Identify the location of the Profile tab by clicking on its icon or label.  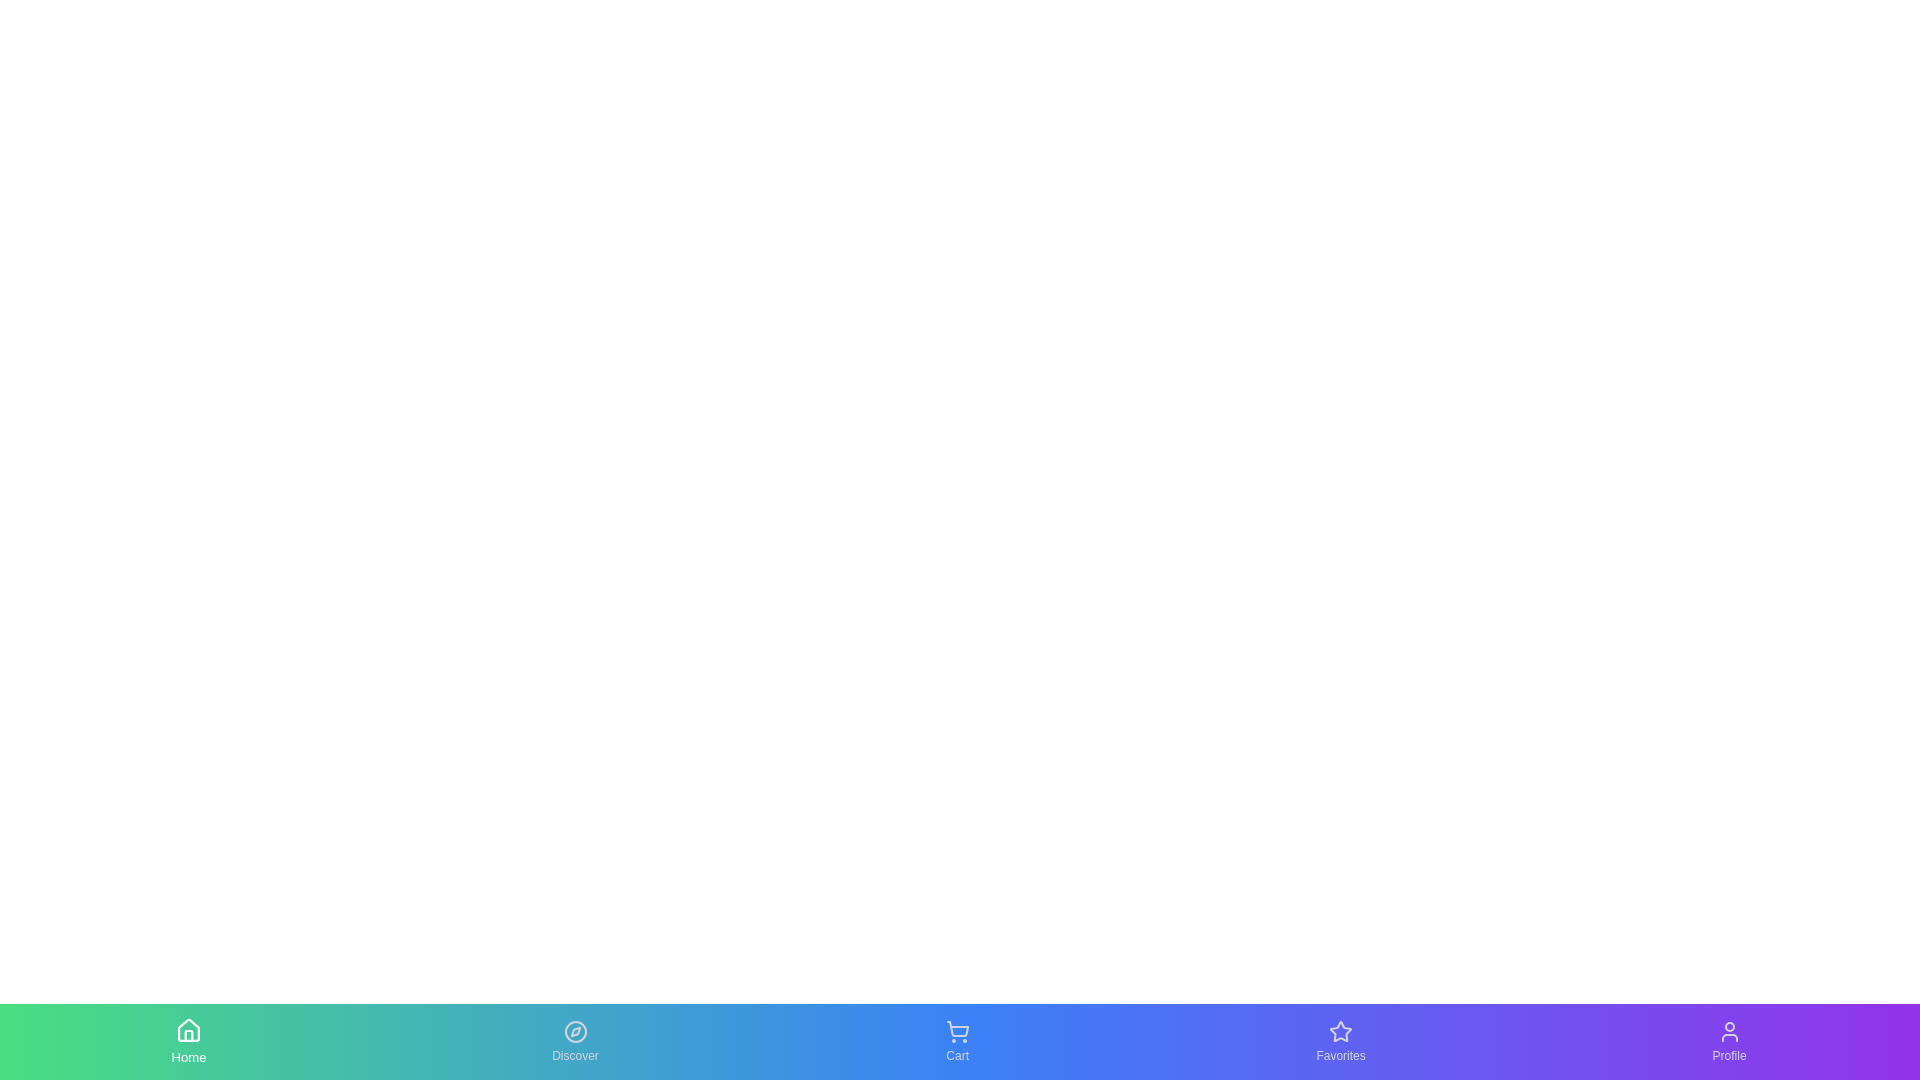
(1727, 1040).